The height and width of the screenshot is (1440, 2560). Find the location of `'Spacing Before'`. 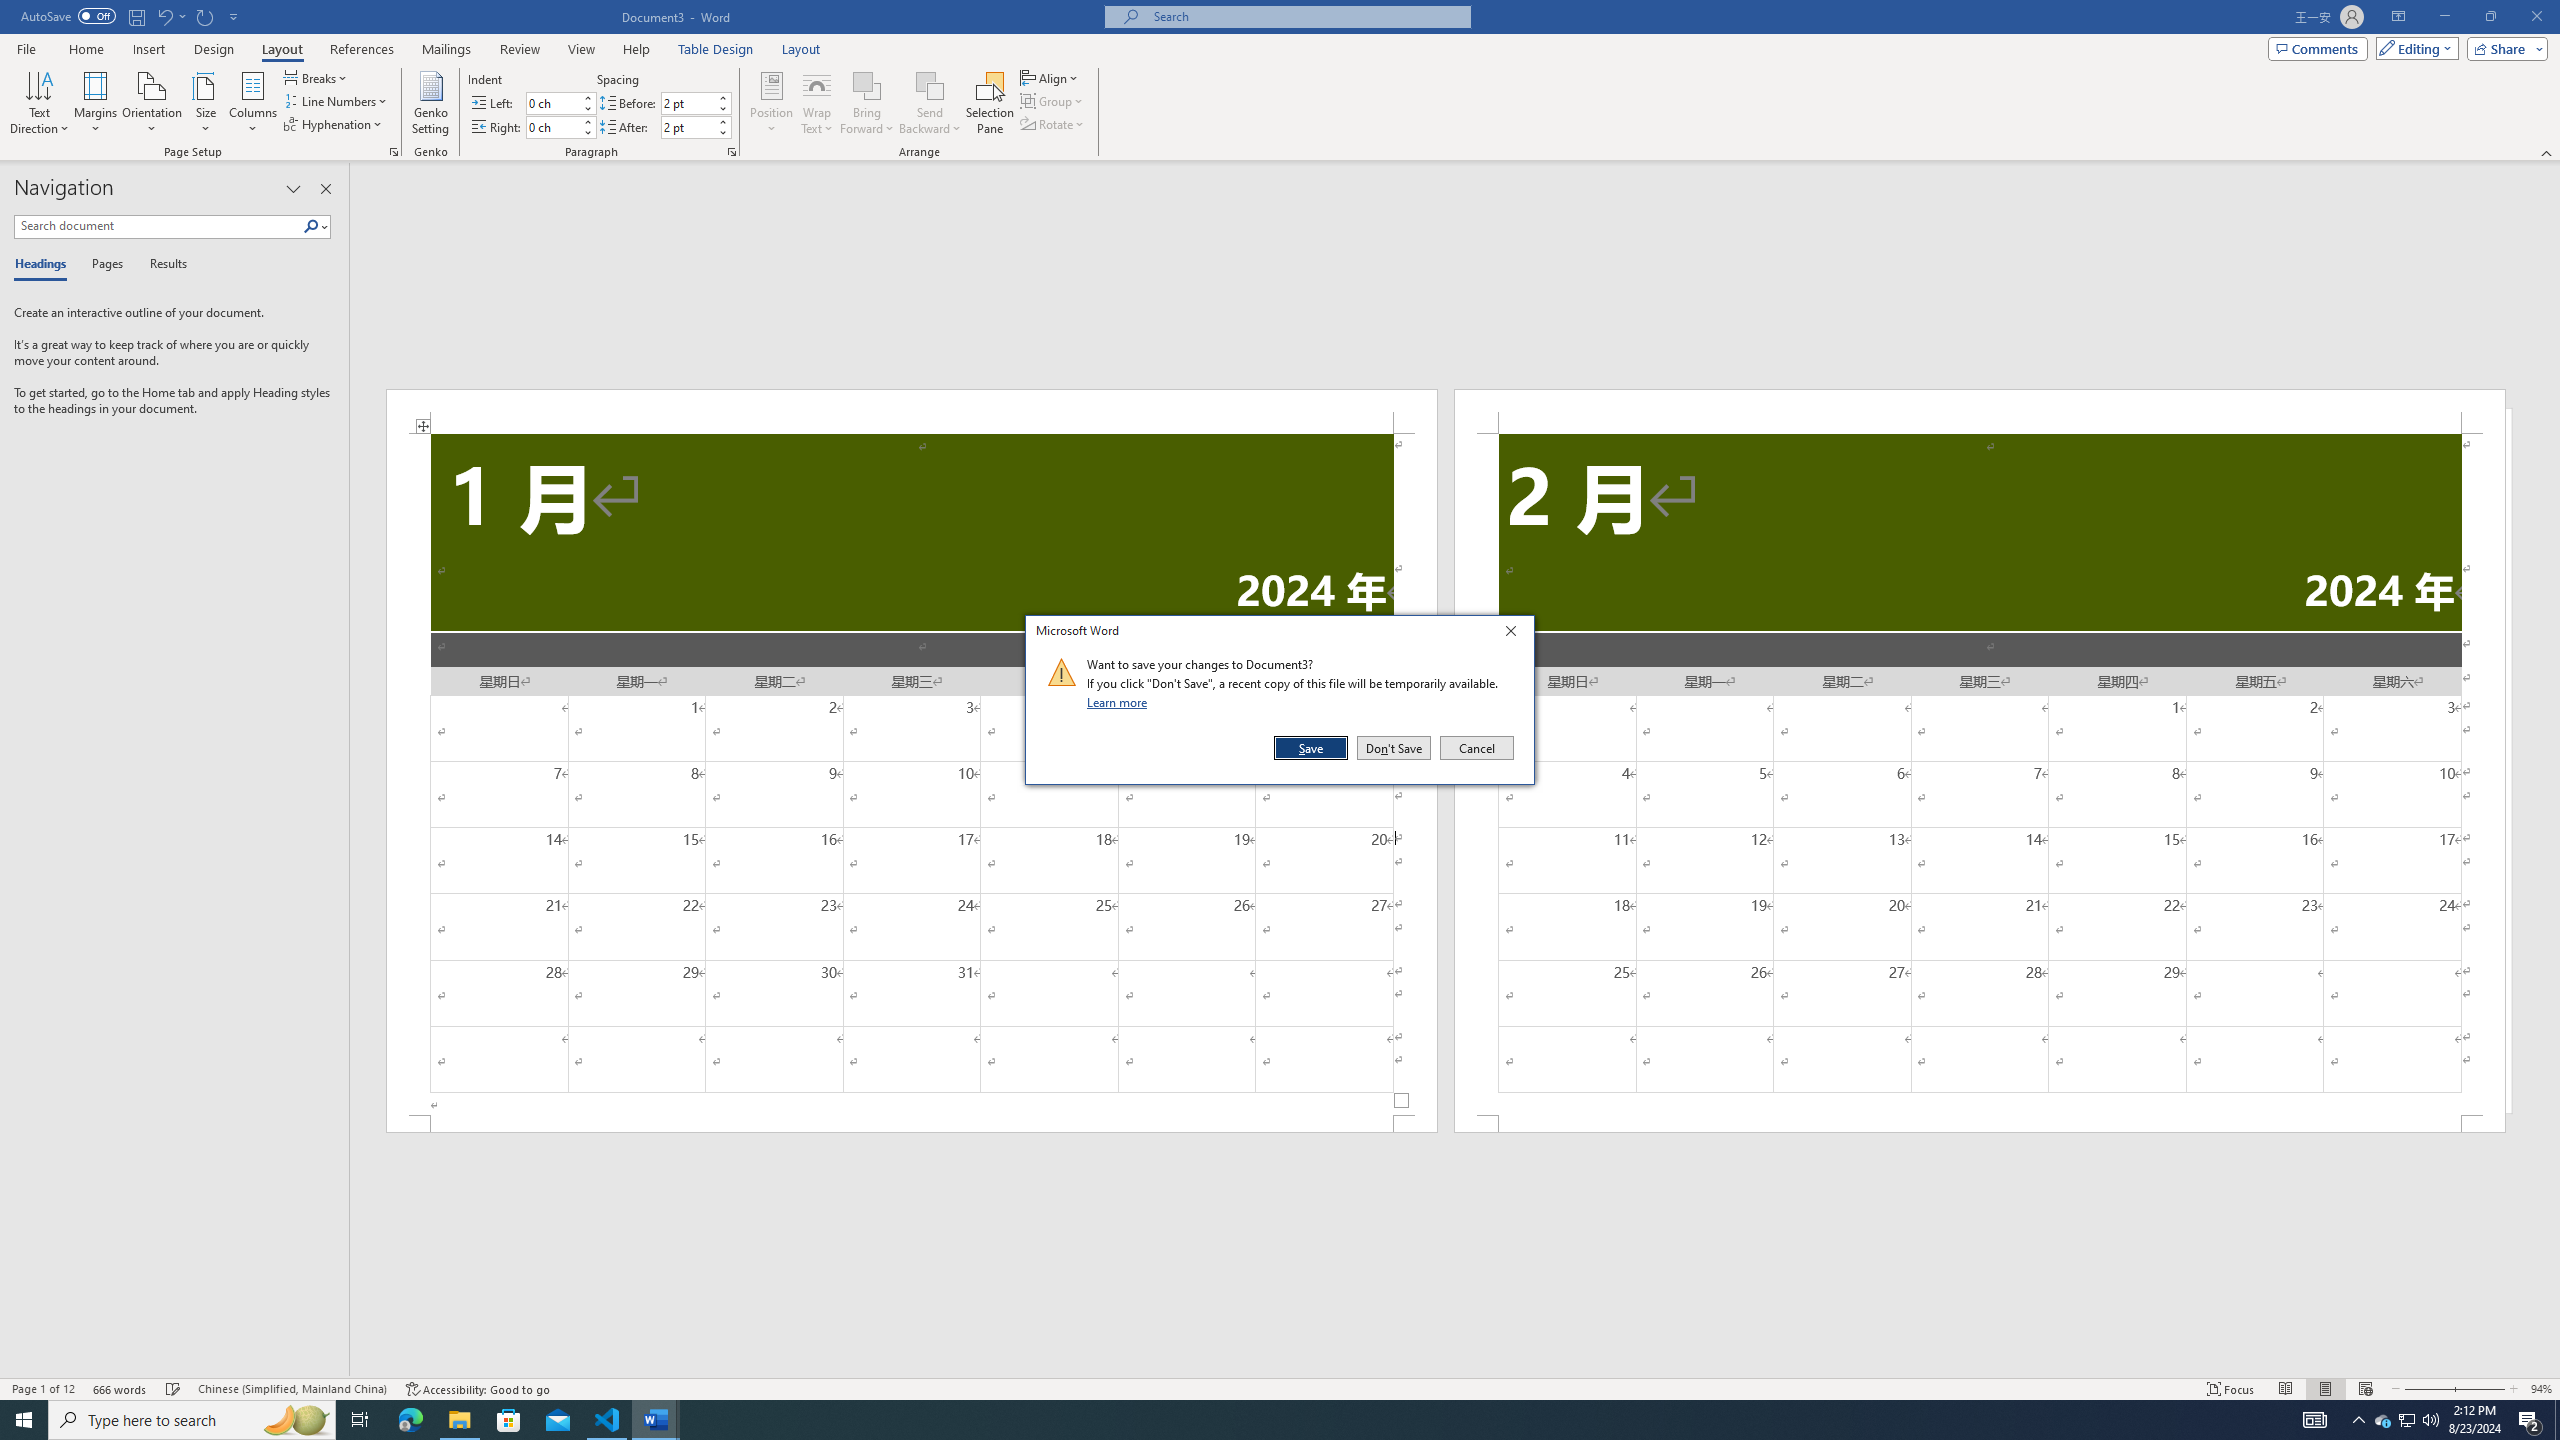

'Spacing Before' is located at coordinates (688, 102).